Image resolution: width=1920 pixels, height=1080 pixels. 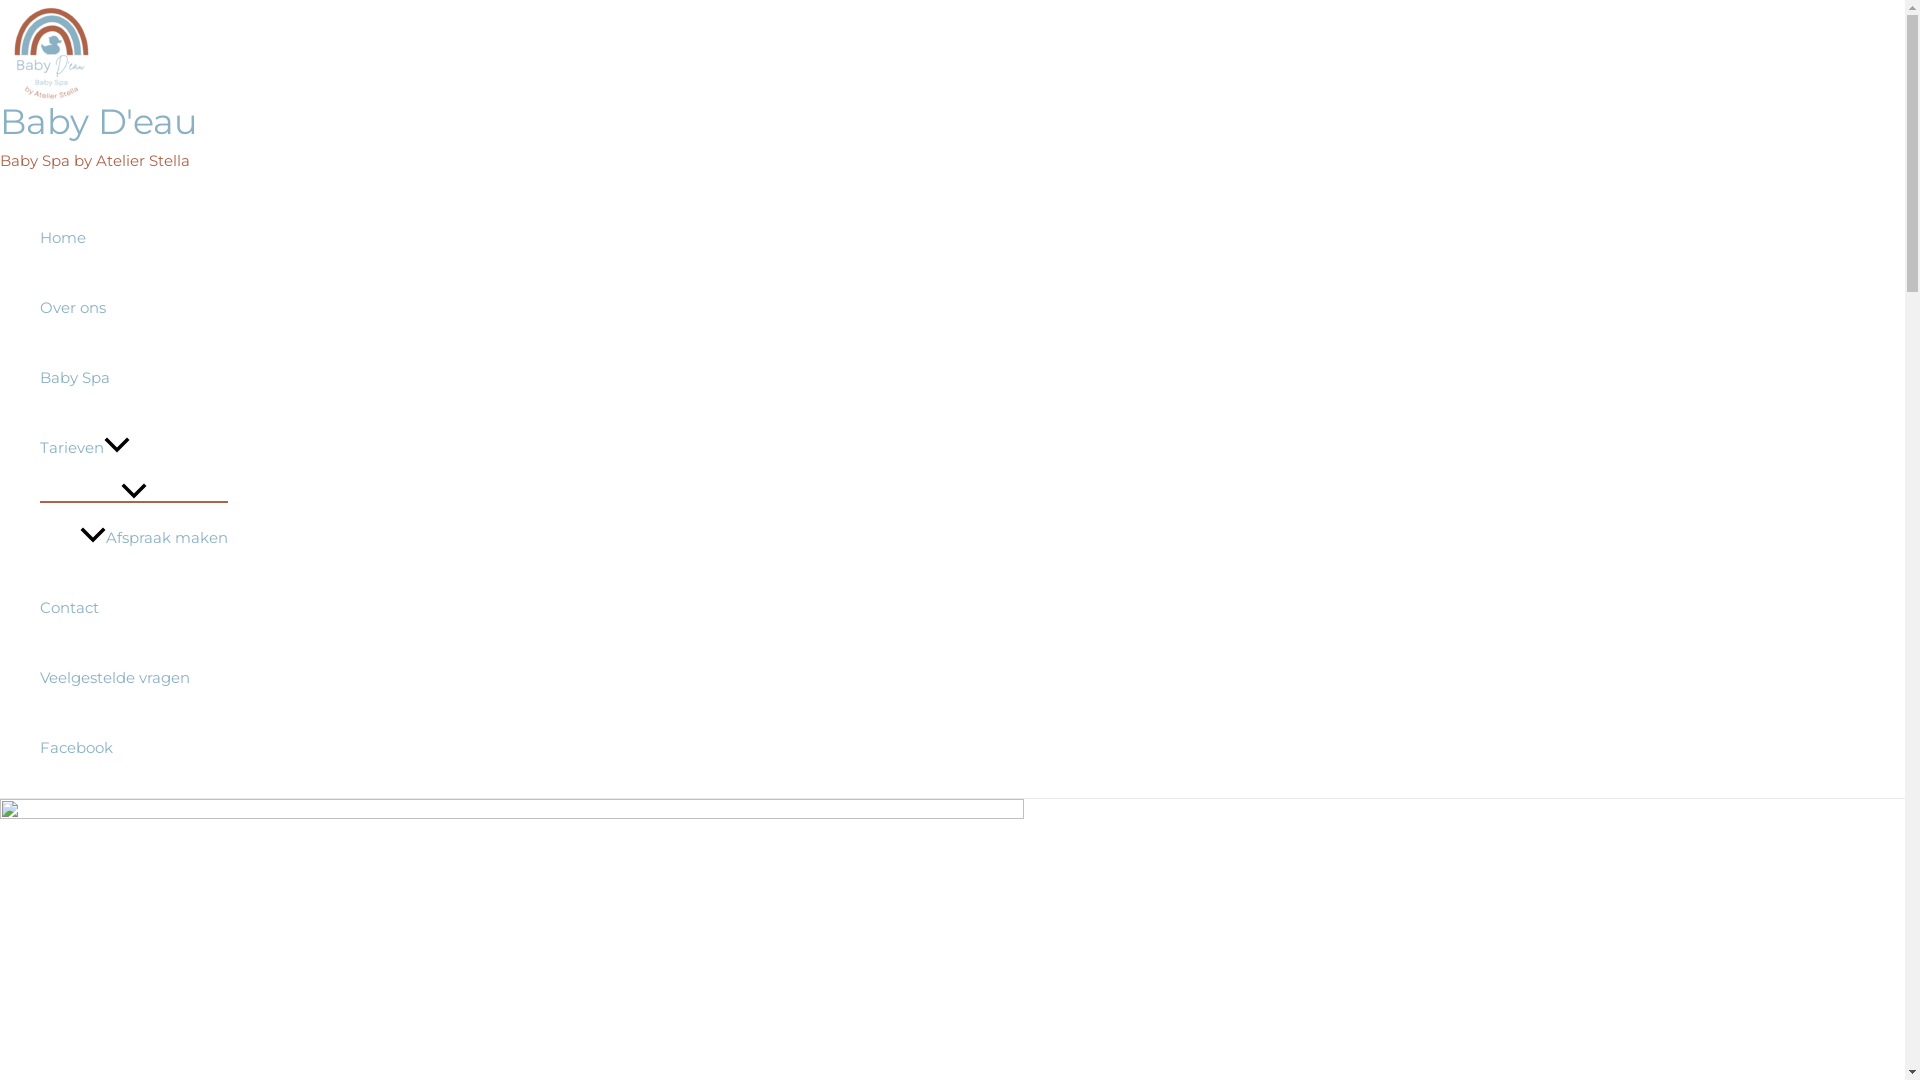 What do you see at coordinates (133, 446) in the screenshot?
I see `'Tarieven'` at bounding box center [133, 446].